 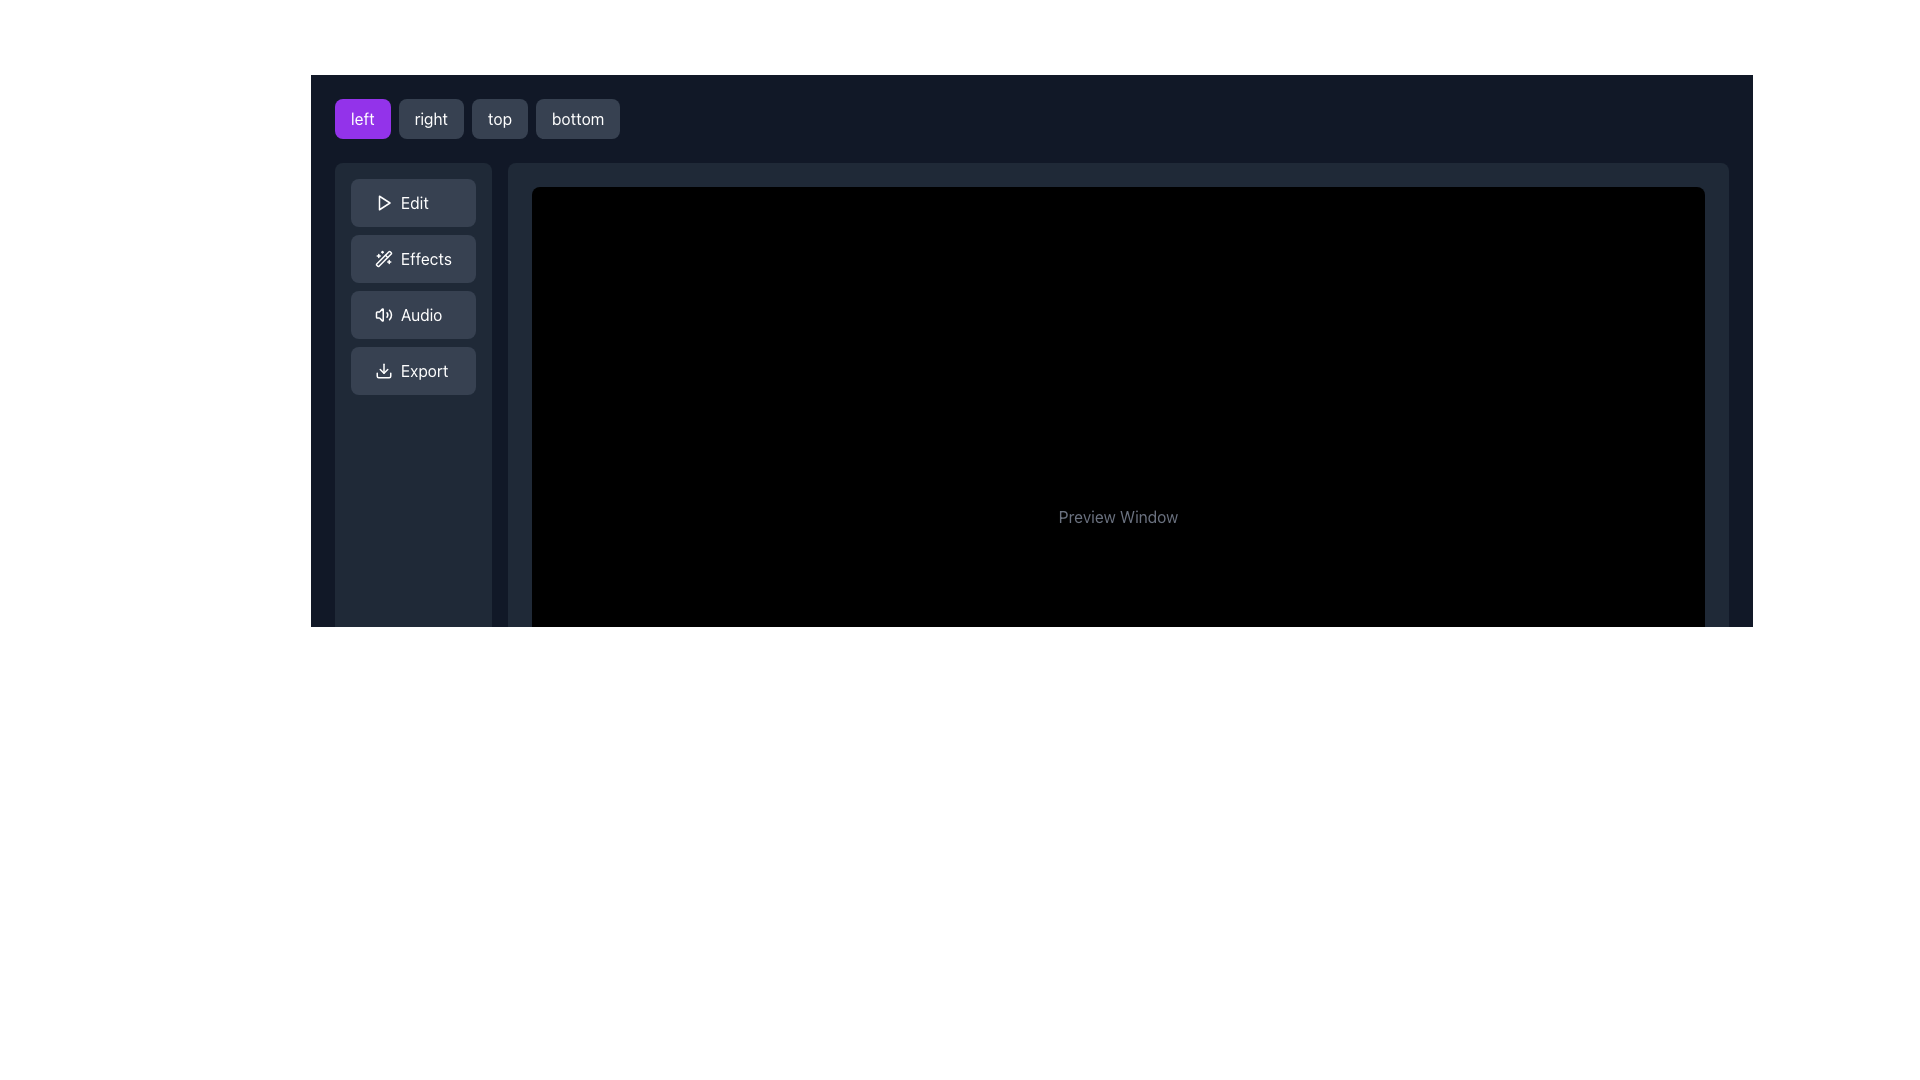 What do you see at coordinates (412, 203) in the screenshot?
I see `the first button in the vertical list on the left panel` at bounding box center [412, 203].